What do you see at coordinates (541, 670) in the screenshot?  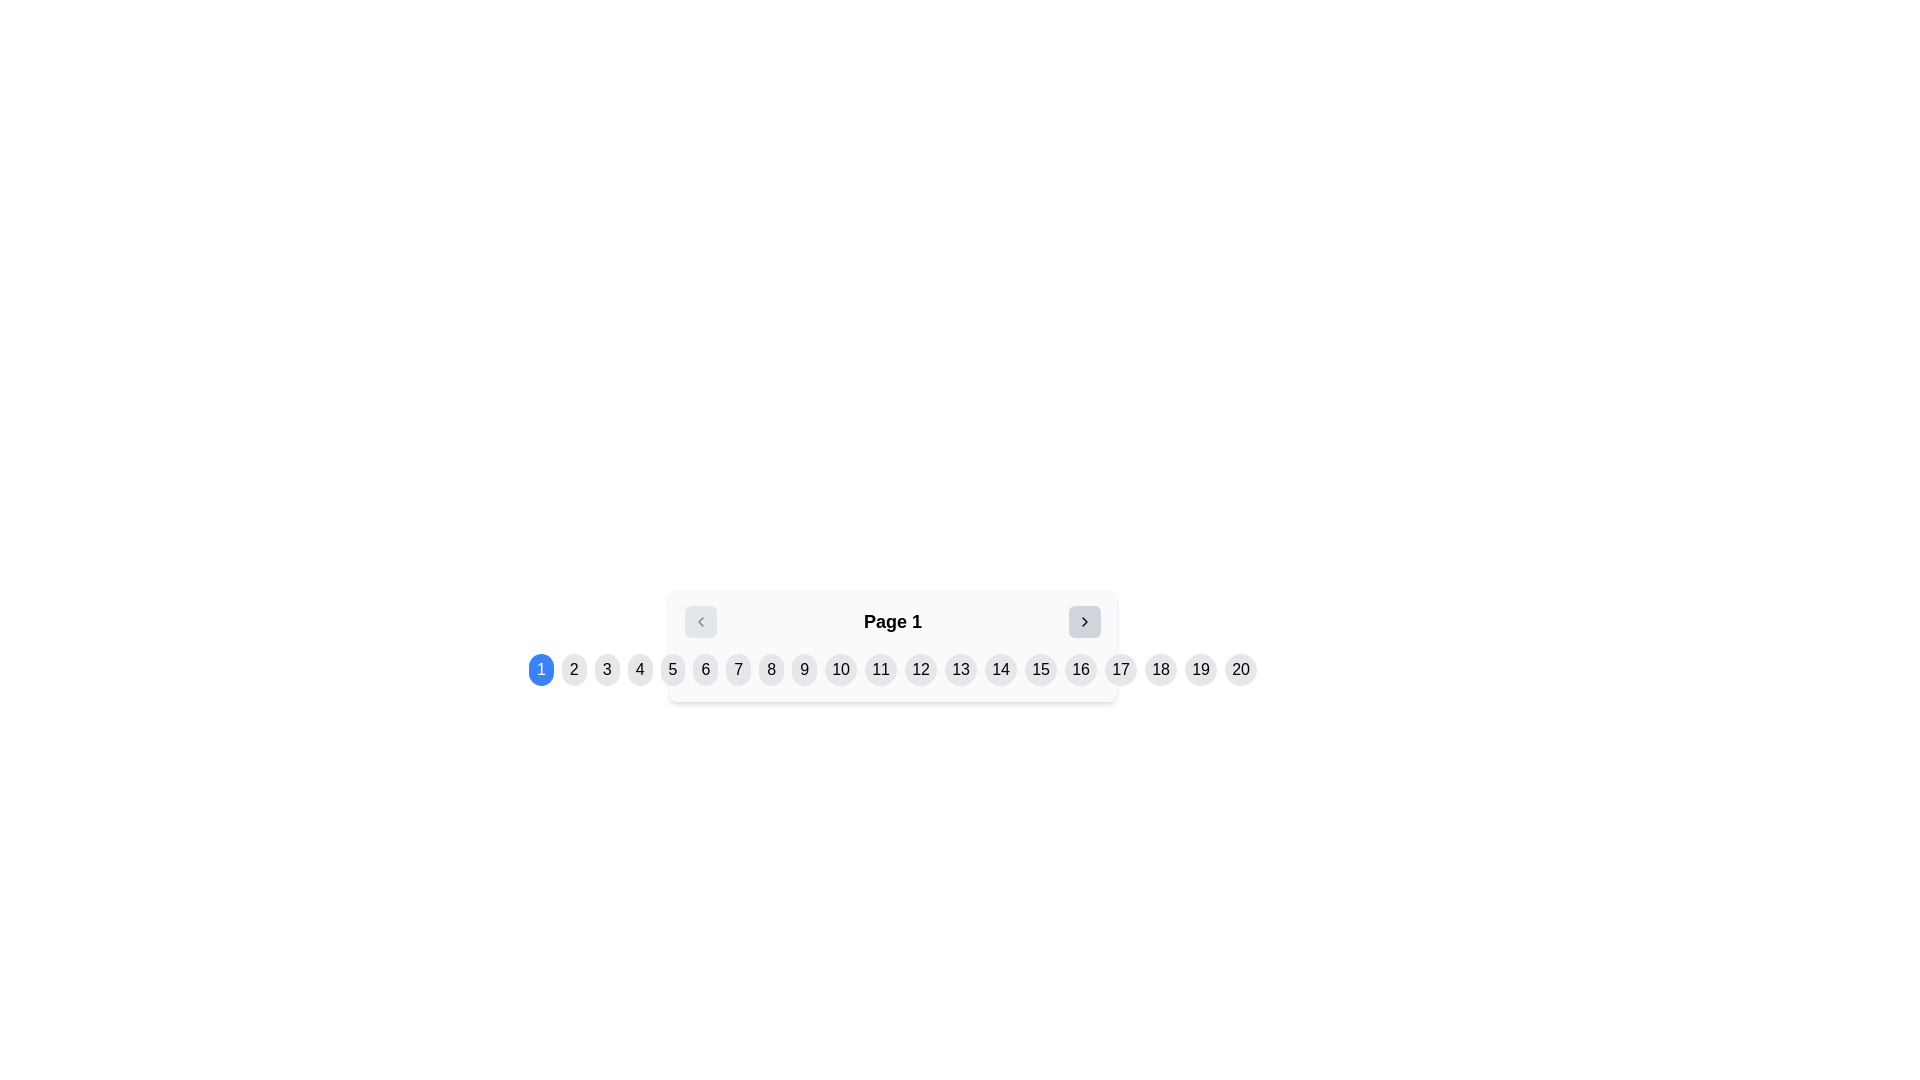 I see `the first pagination button with a circular blue background and white number '1'` at bounding box center [541, 670].